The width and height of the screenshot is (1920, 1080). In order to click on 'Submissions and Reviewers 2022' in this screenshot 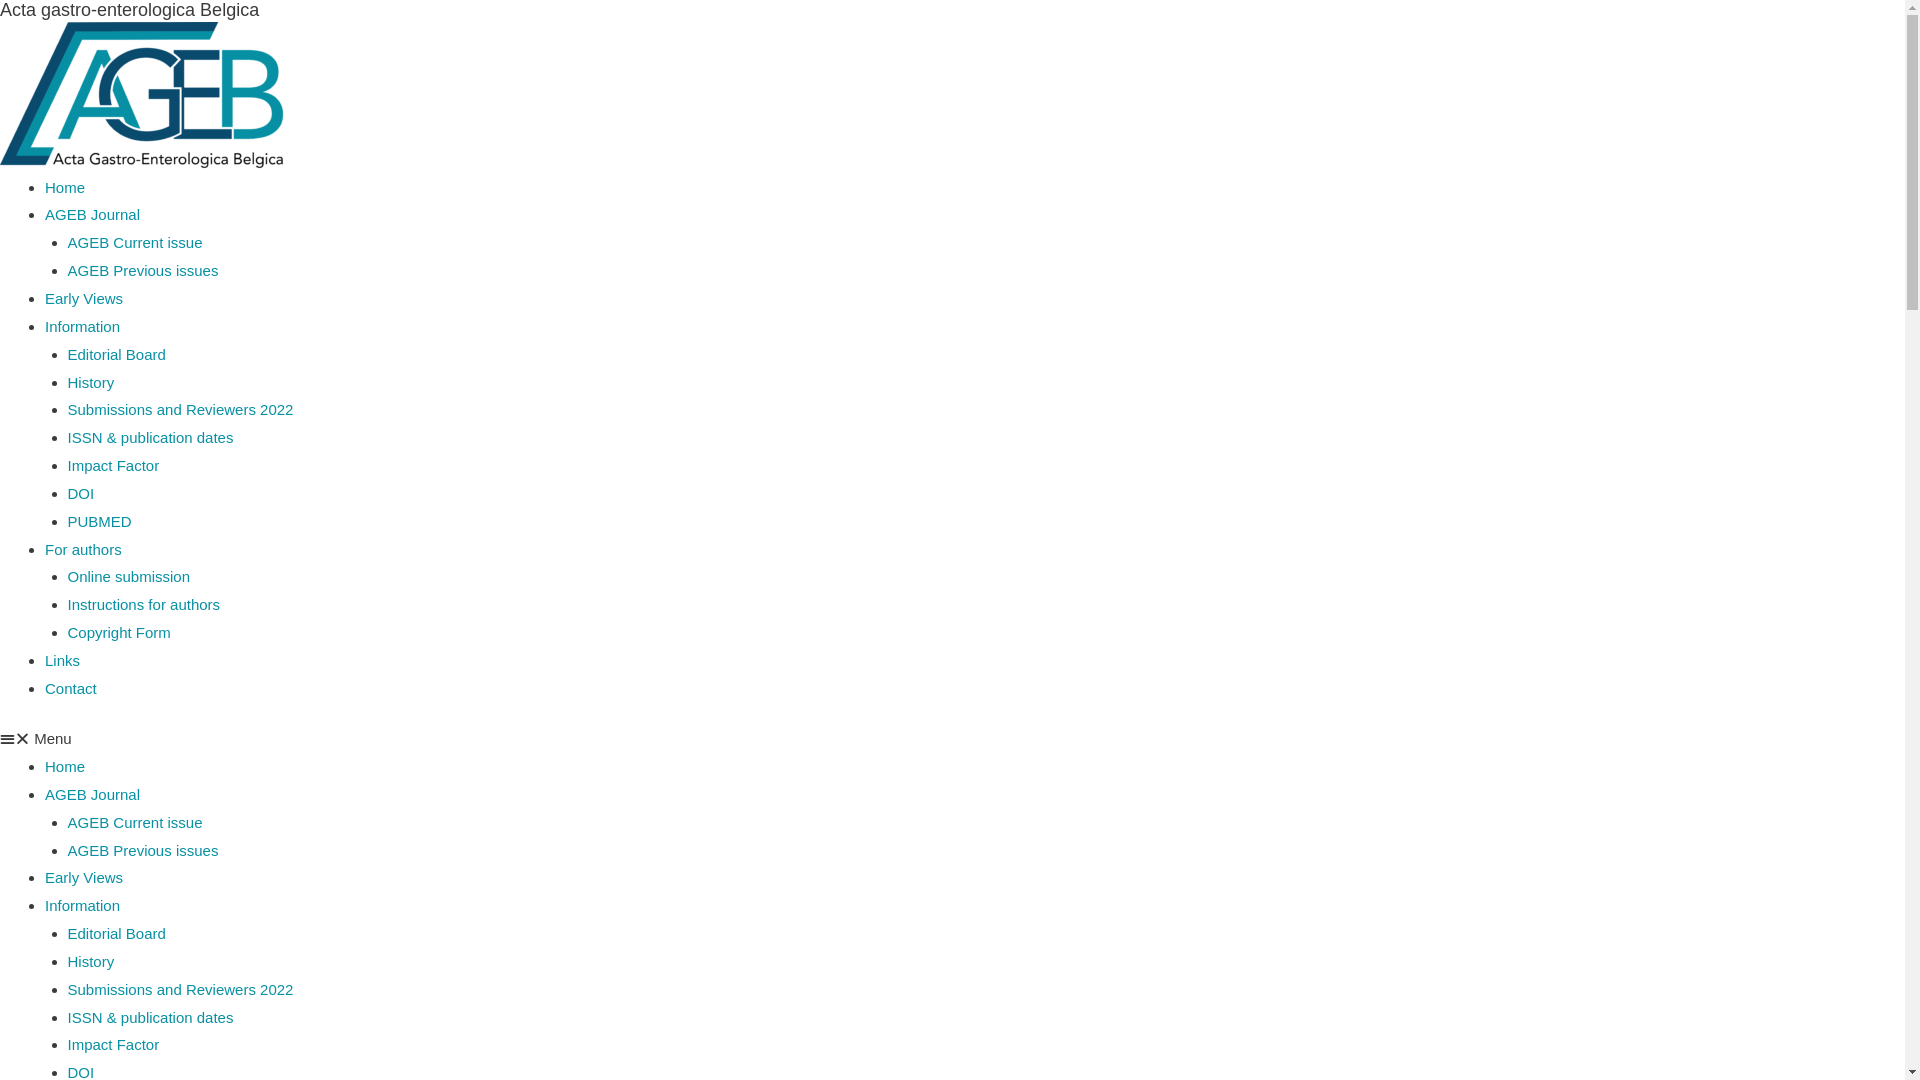, I will do `click(181, 988)`.